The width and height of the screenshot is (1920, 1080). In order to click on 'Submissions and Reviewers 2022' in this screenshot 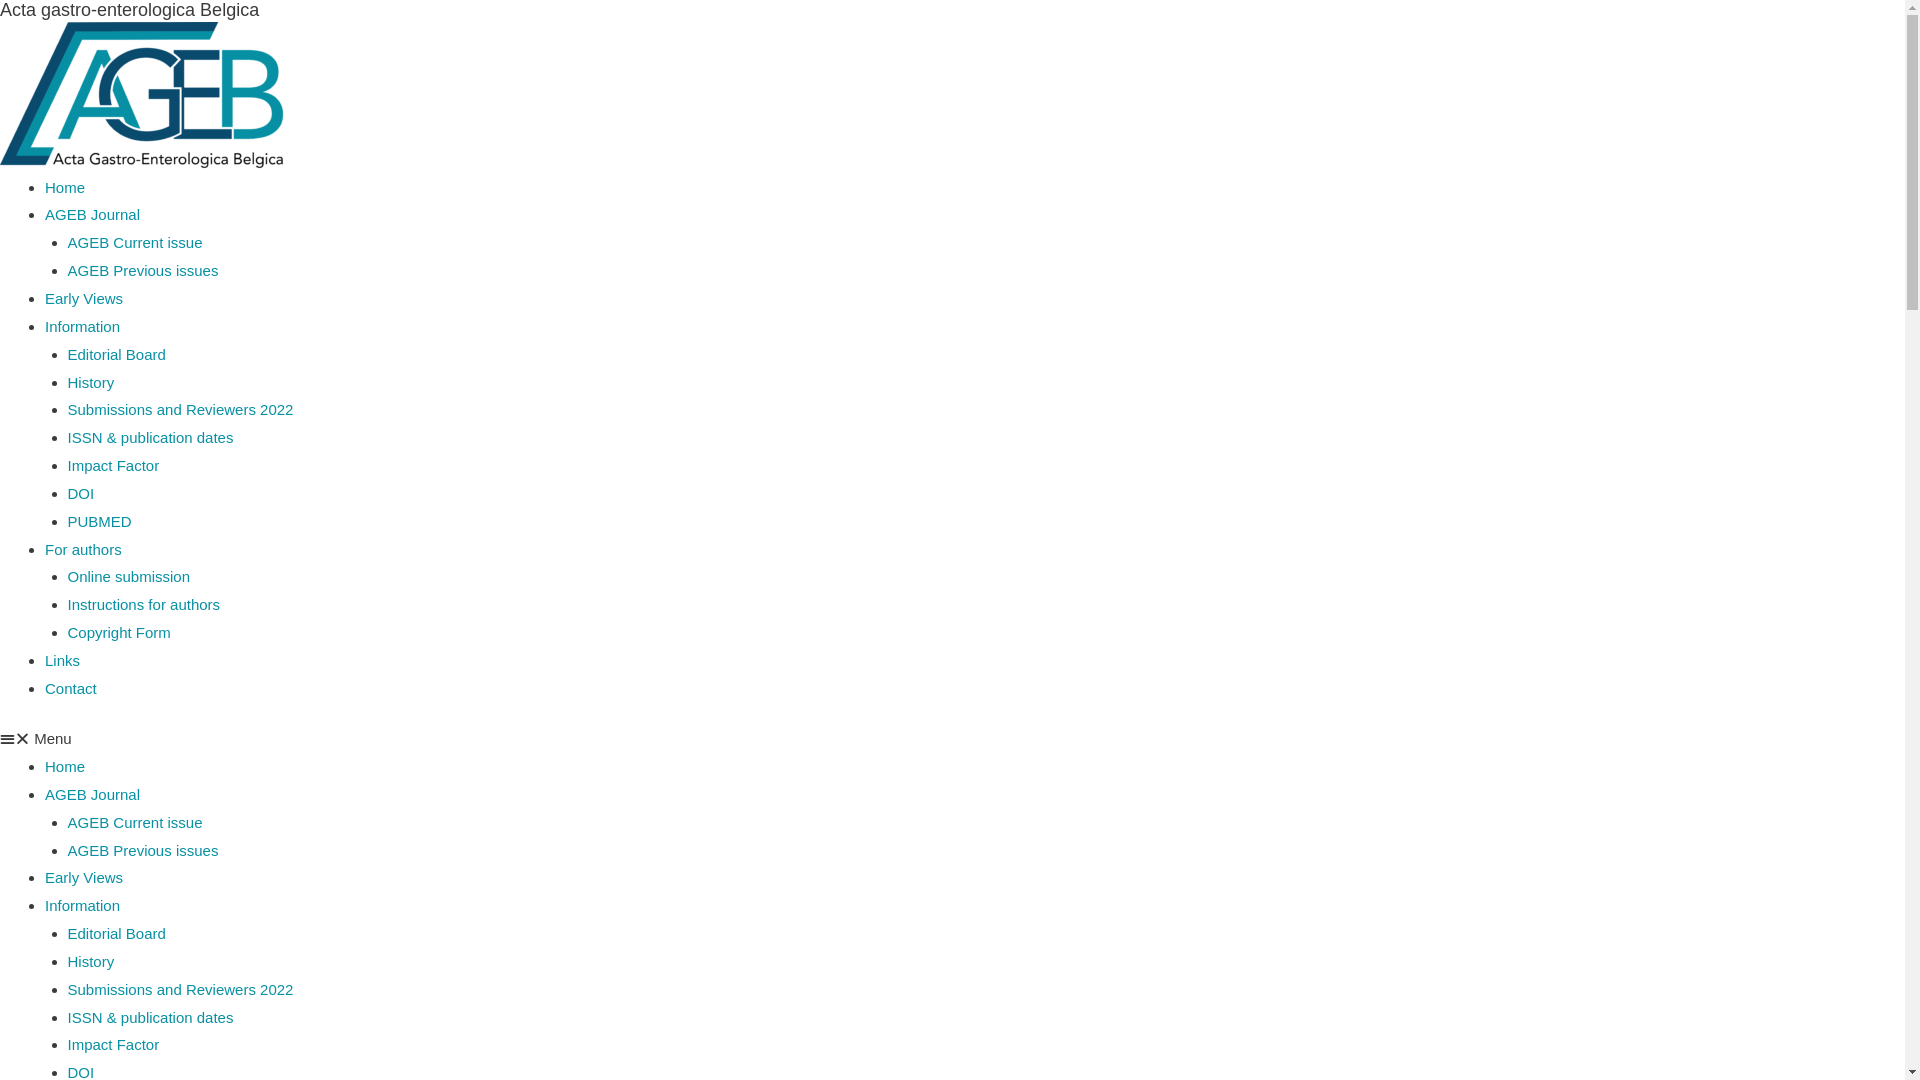, I will do `click(181, 988)`.